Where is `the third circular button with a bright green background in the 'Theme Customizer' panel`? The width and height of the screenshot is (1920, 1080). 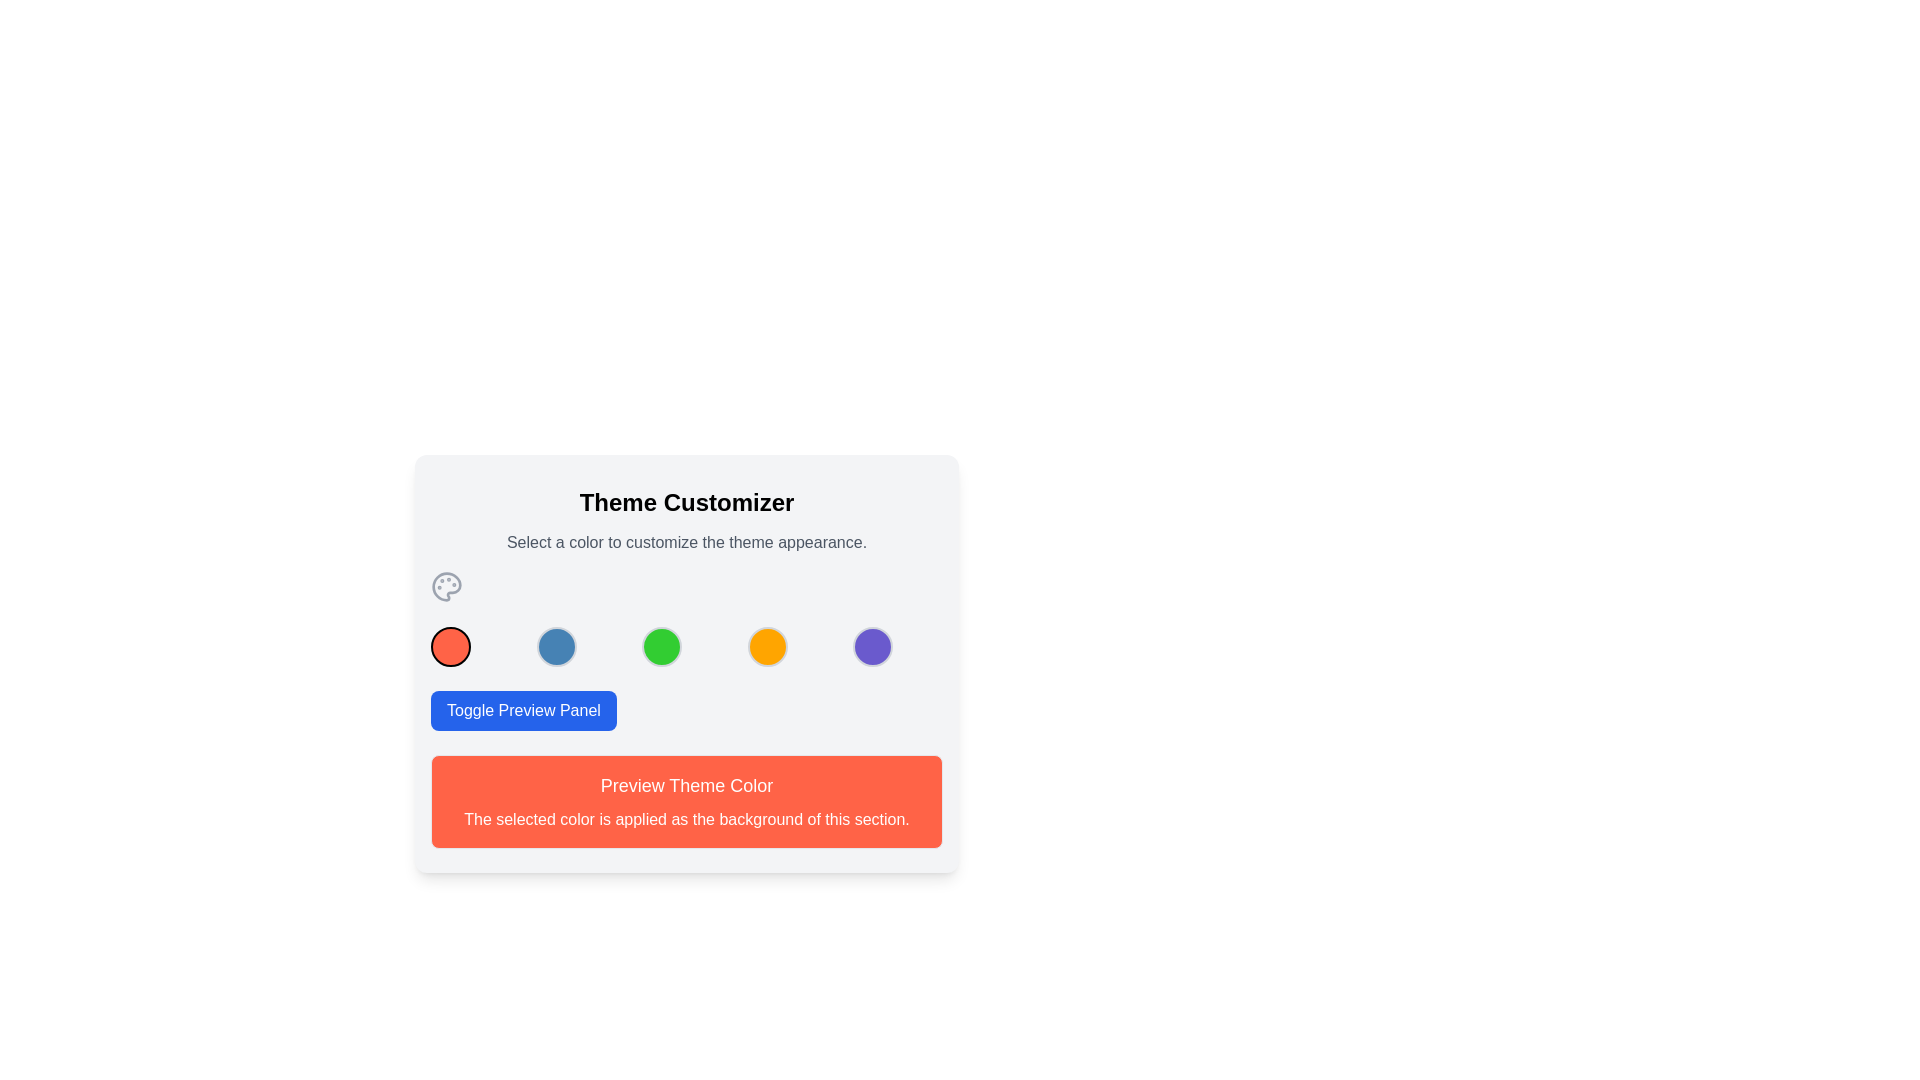 the third circular button with a bright green background in the 'Theme Customizer' panel is located at coordinates (662, 647).